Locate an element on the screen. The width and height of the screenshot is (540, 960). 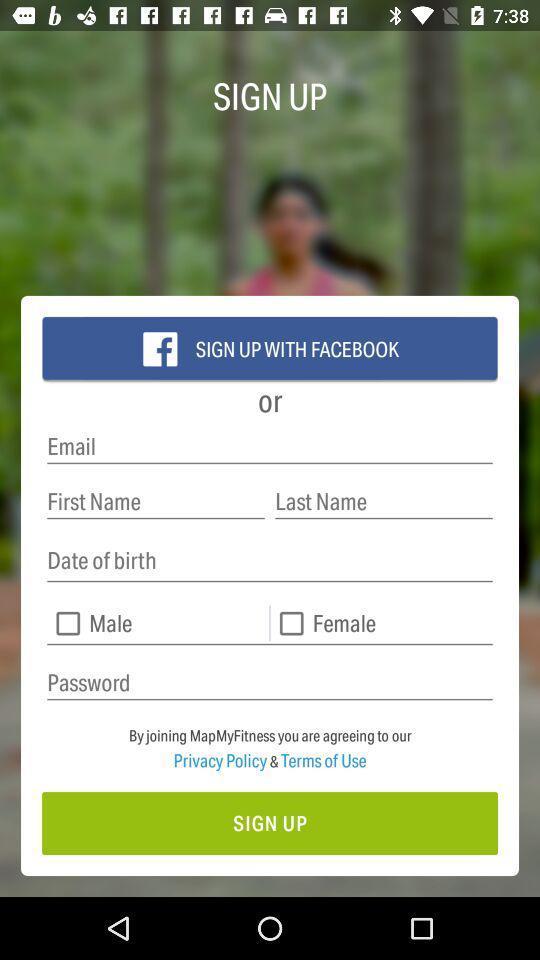
date of birth text box is located at coordinates (270, 561).